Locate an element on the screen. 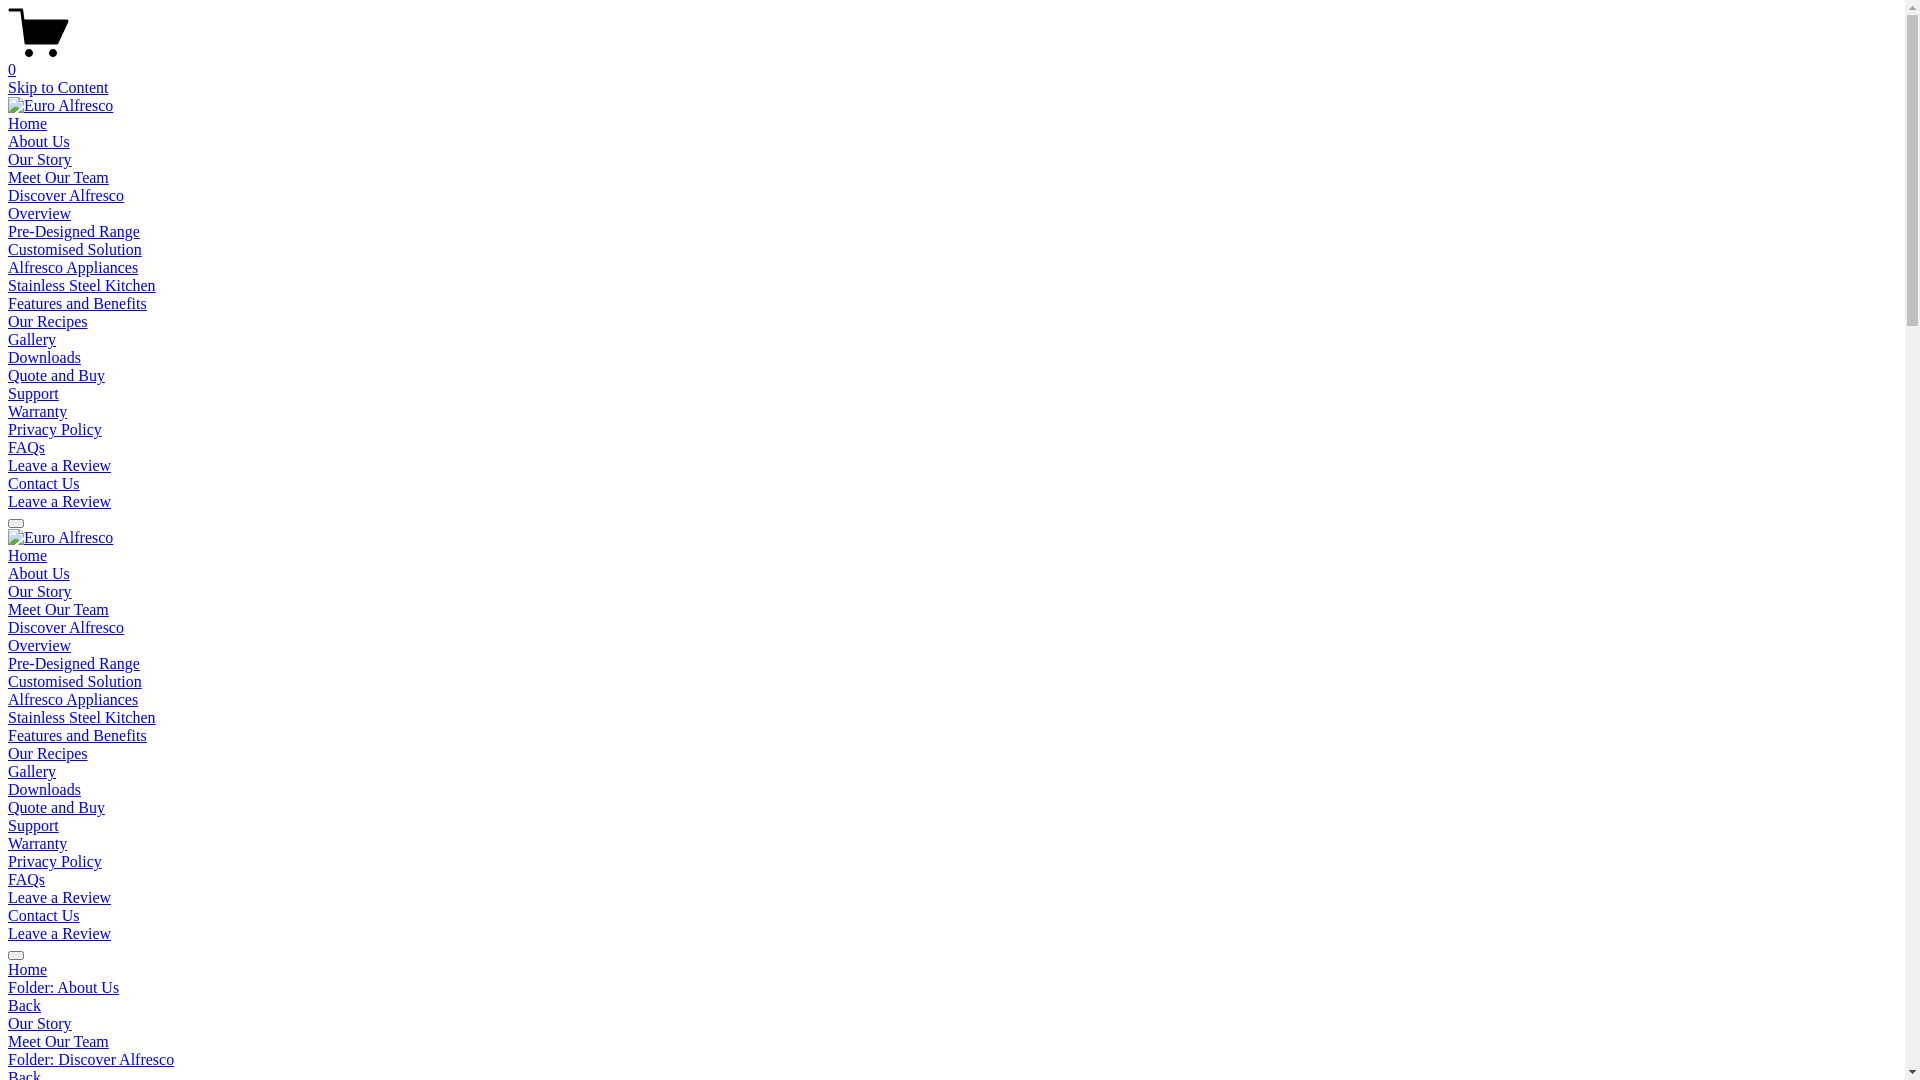  'Warranty' is located at coordinates (37, 843).